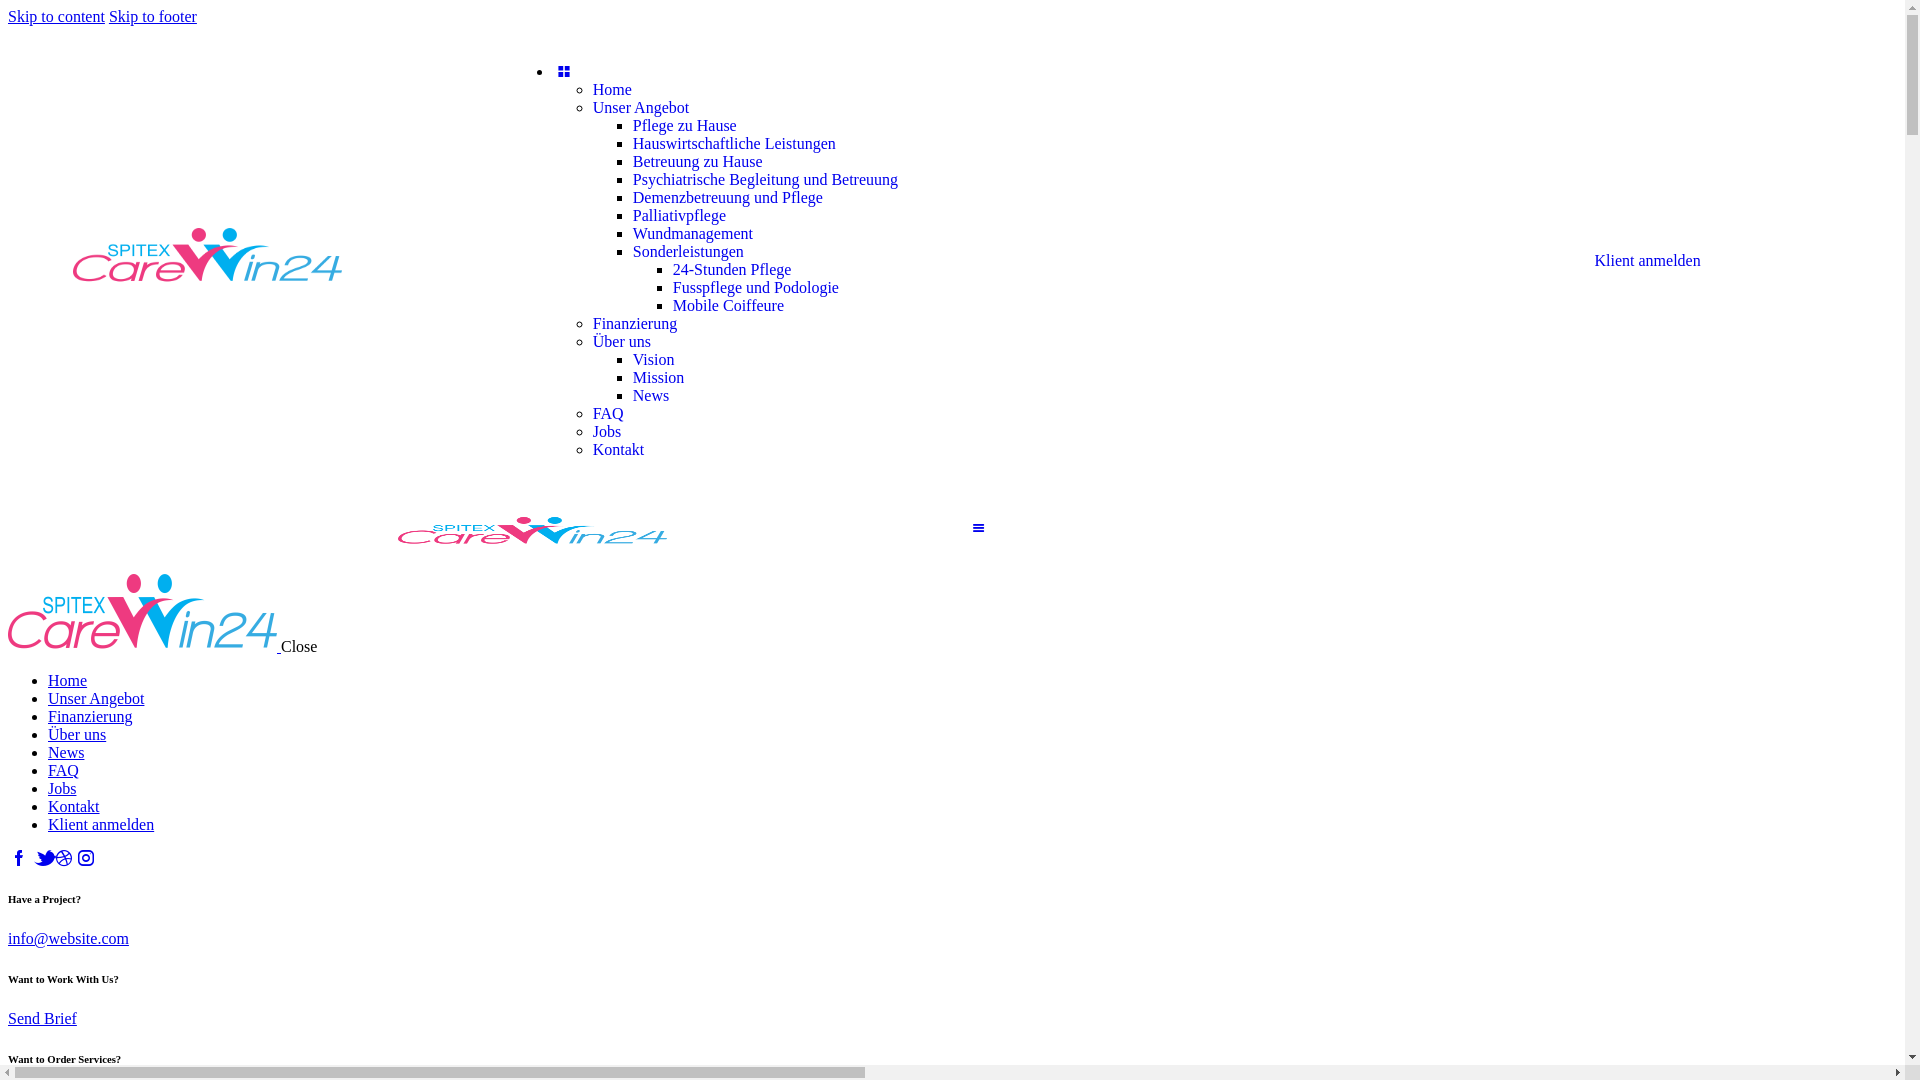 This screenshot has width=1920, height=1080. Describe the element at coordinates (658, 377) in the screenshot. I see `'Mission'` at that location.